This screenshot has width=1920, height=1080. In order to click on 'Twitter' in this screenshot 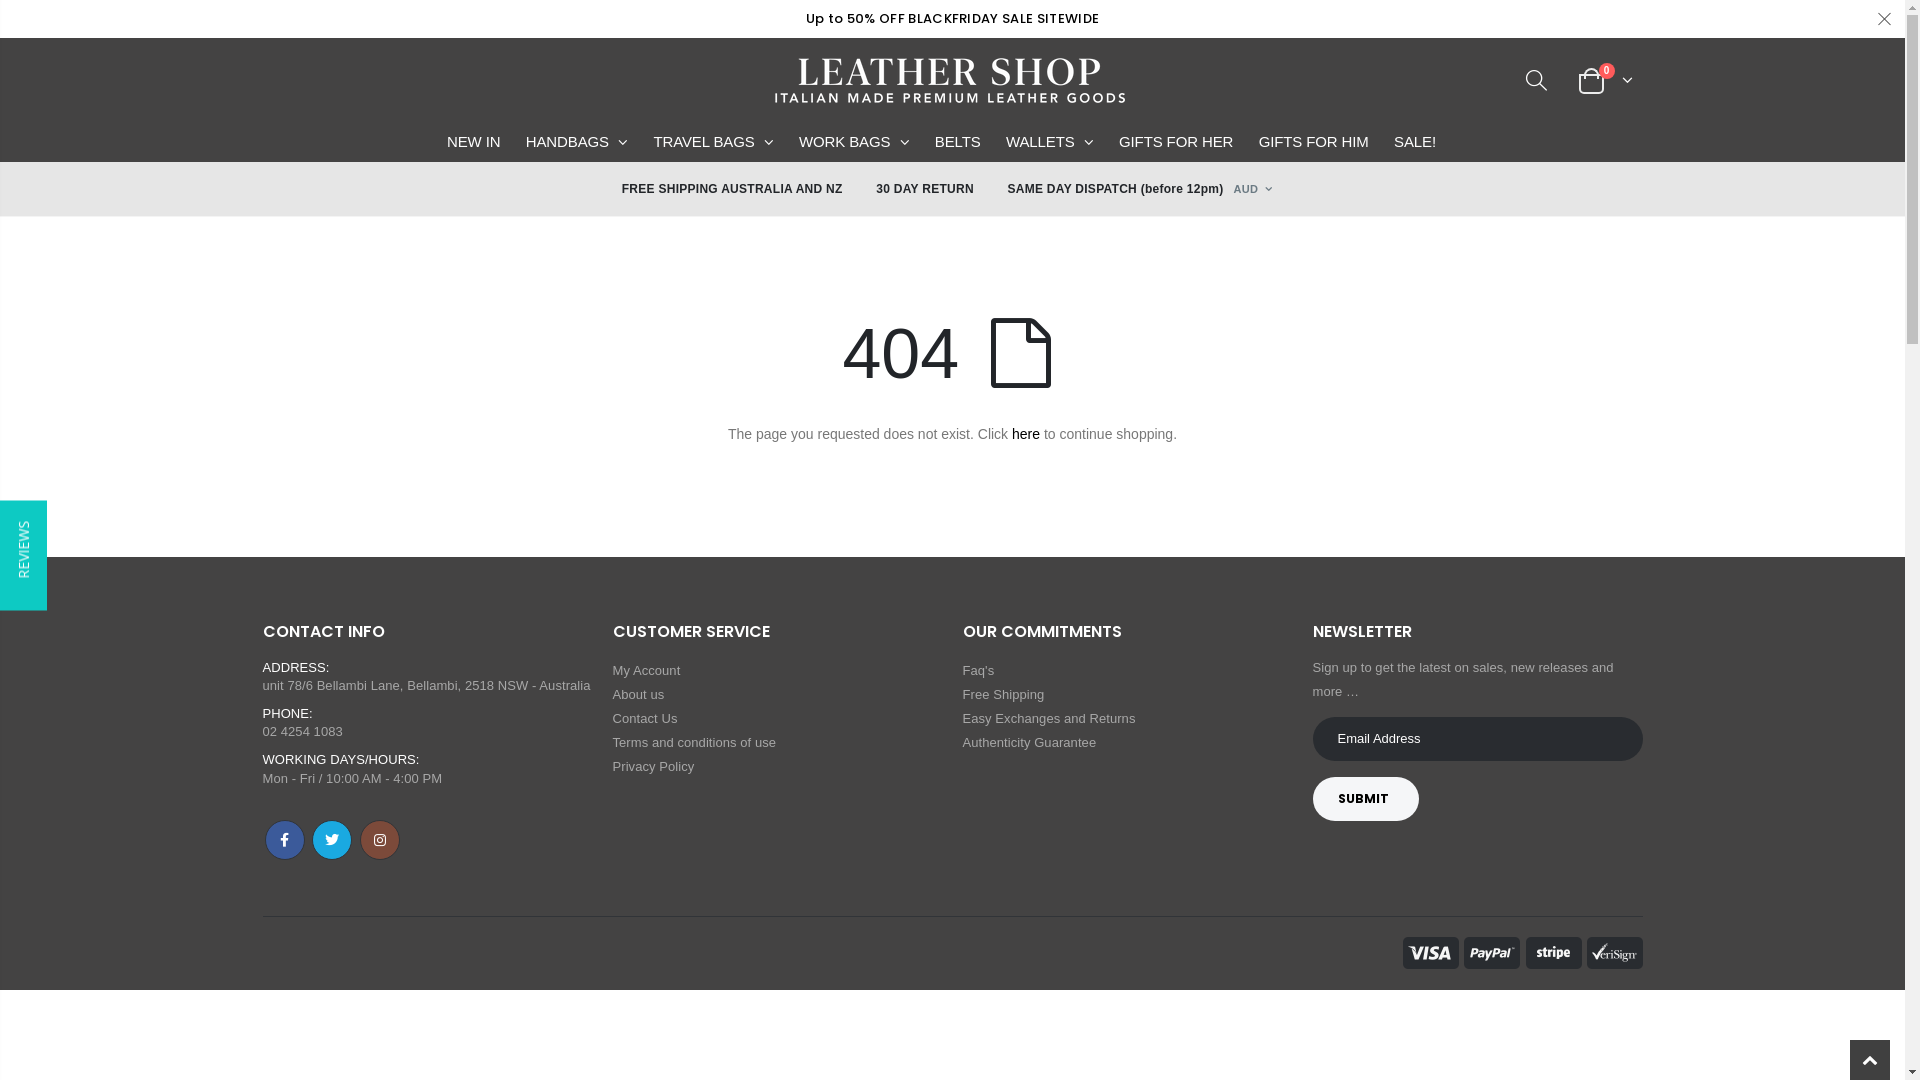, I will do `click(331, 840)`.